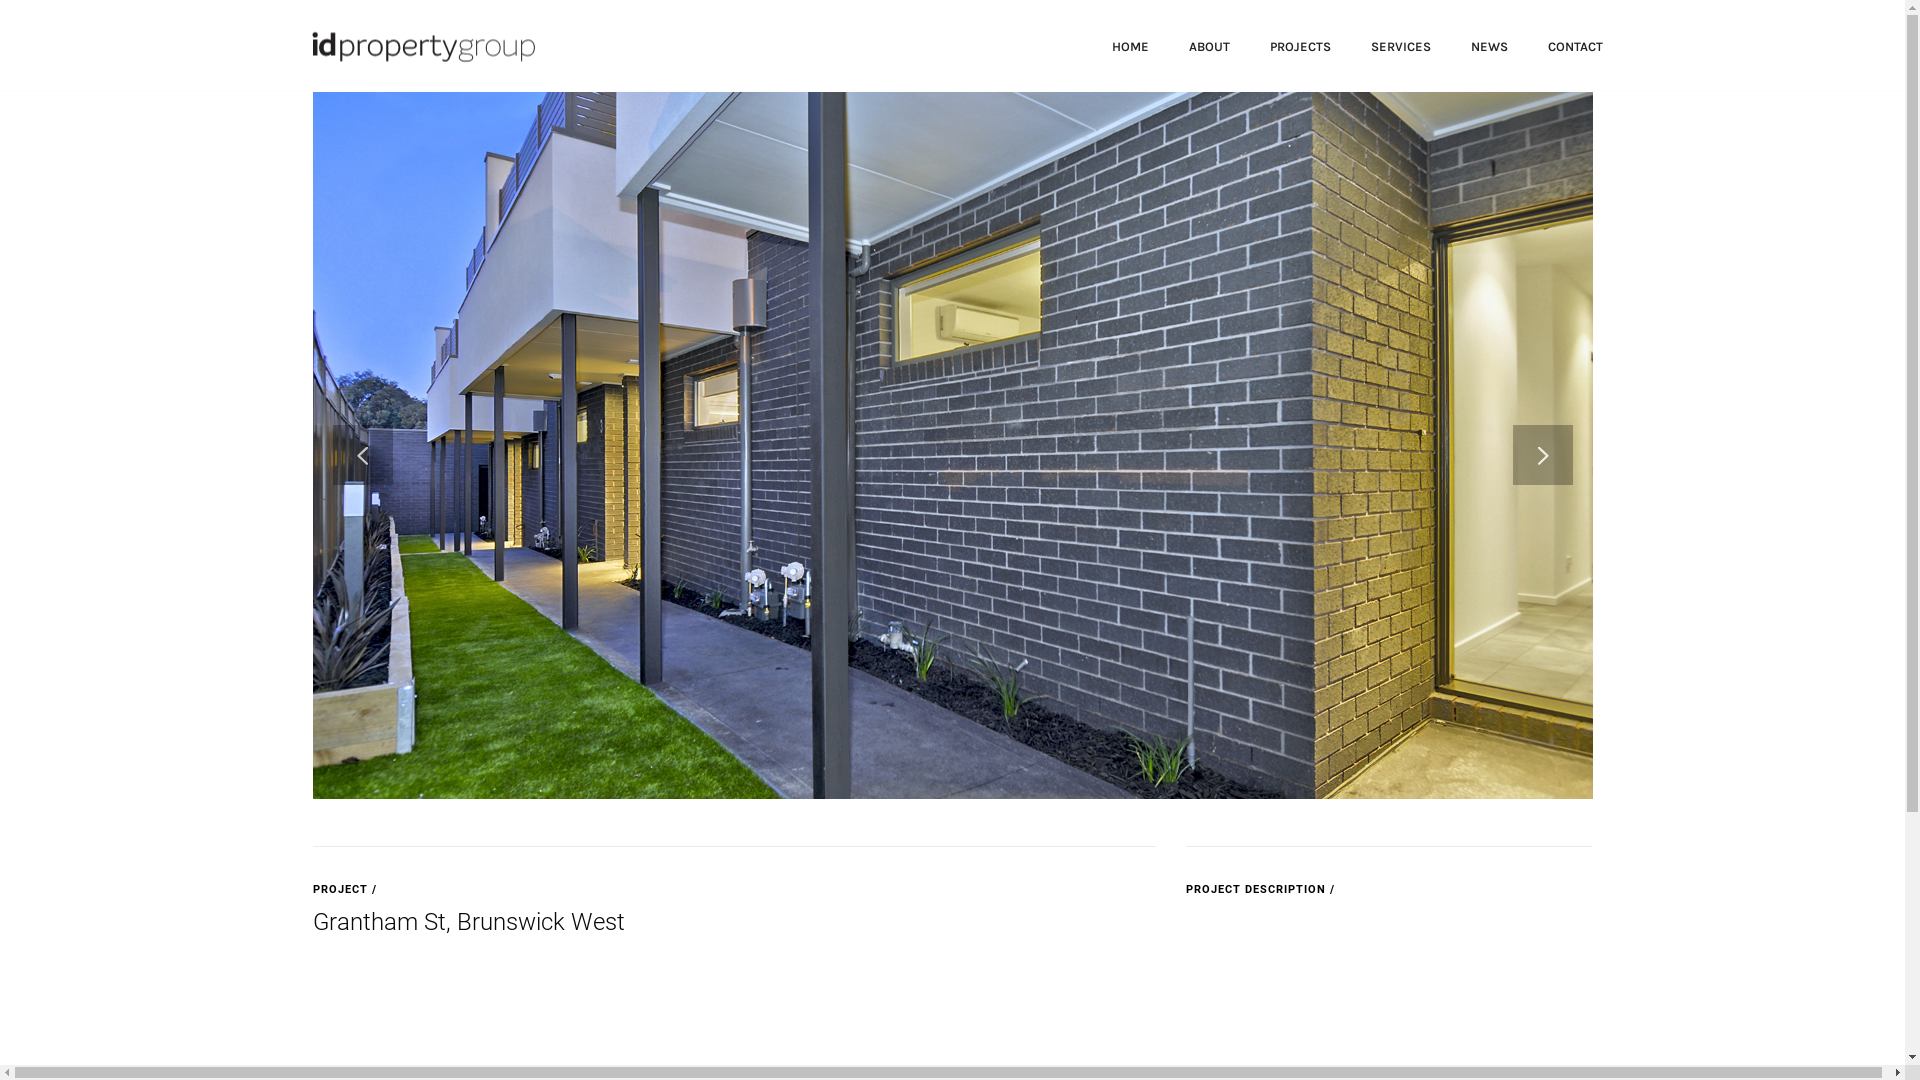 This screenshot has height=1080, width=1920. Describe the element at coordinates (311, 888) in the screenshot. I see `'PROJECT /'` at that location.